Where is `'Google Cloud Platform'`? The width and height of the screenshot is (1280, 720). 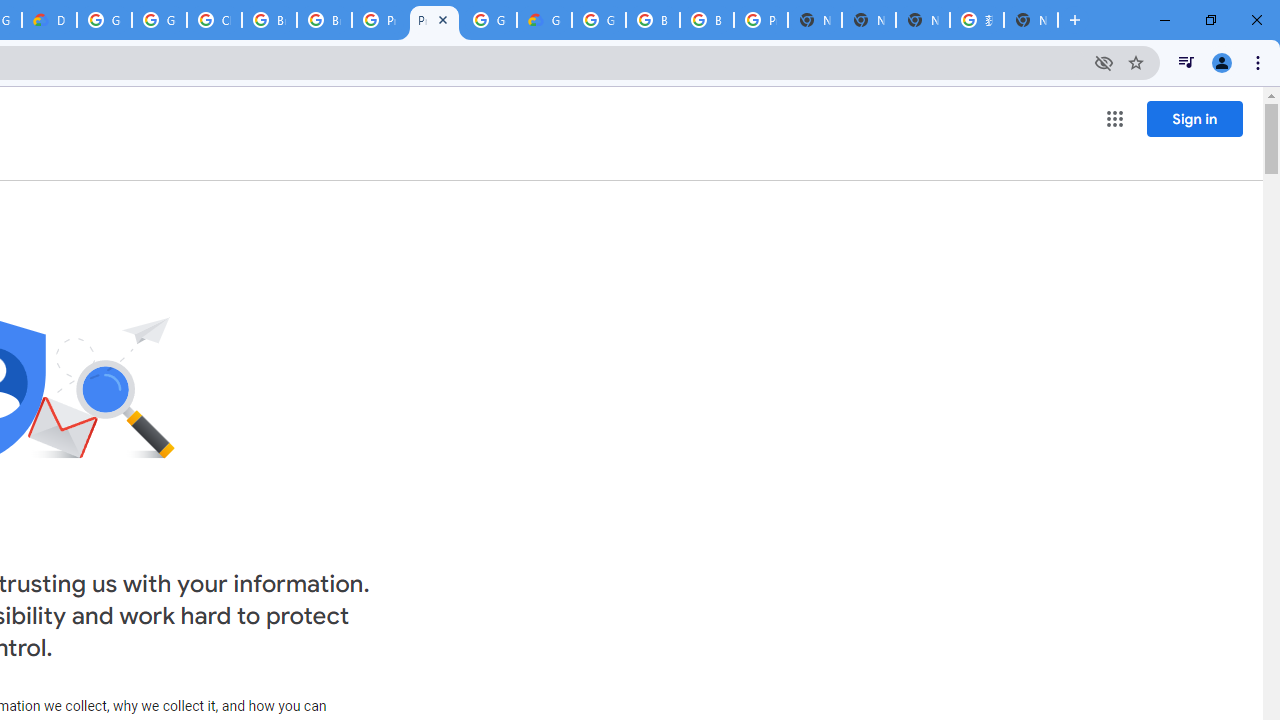
'Google Cloud Platform' is located at coordinates (489, 20).